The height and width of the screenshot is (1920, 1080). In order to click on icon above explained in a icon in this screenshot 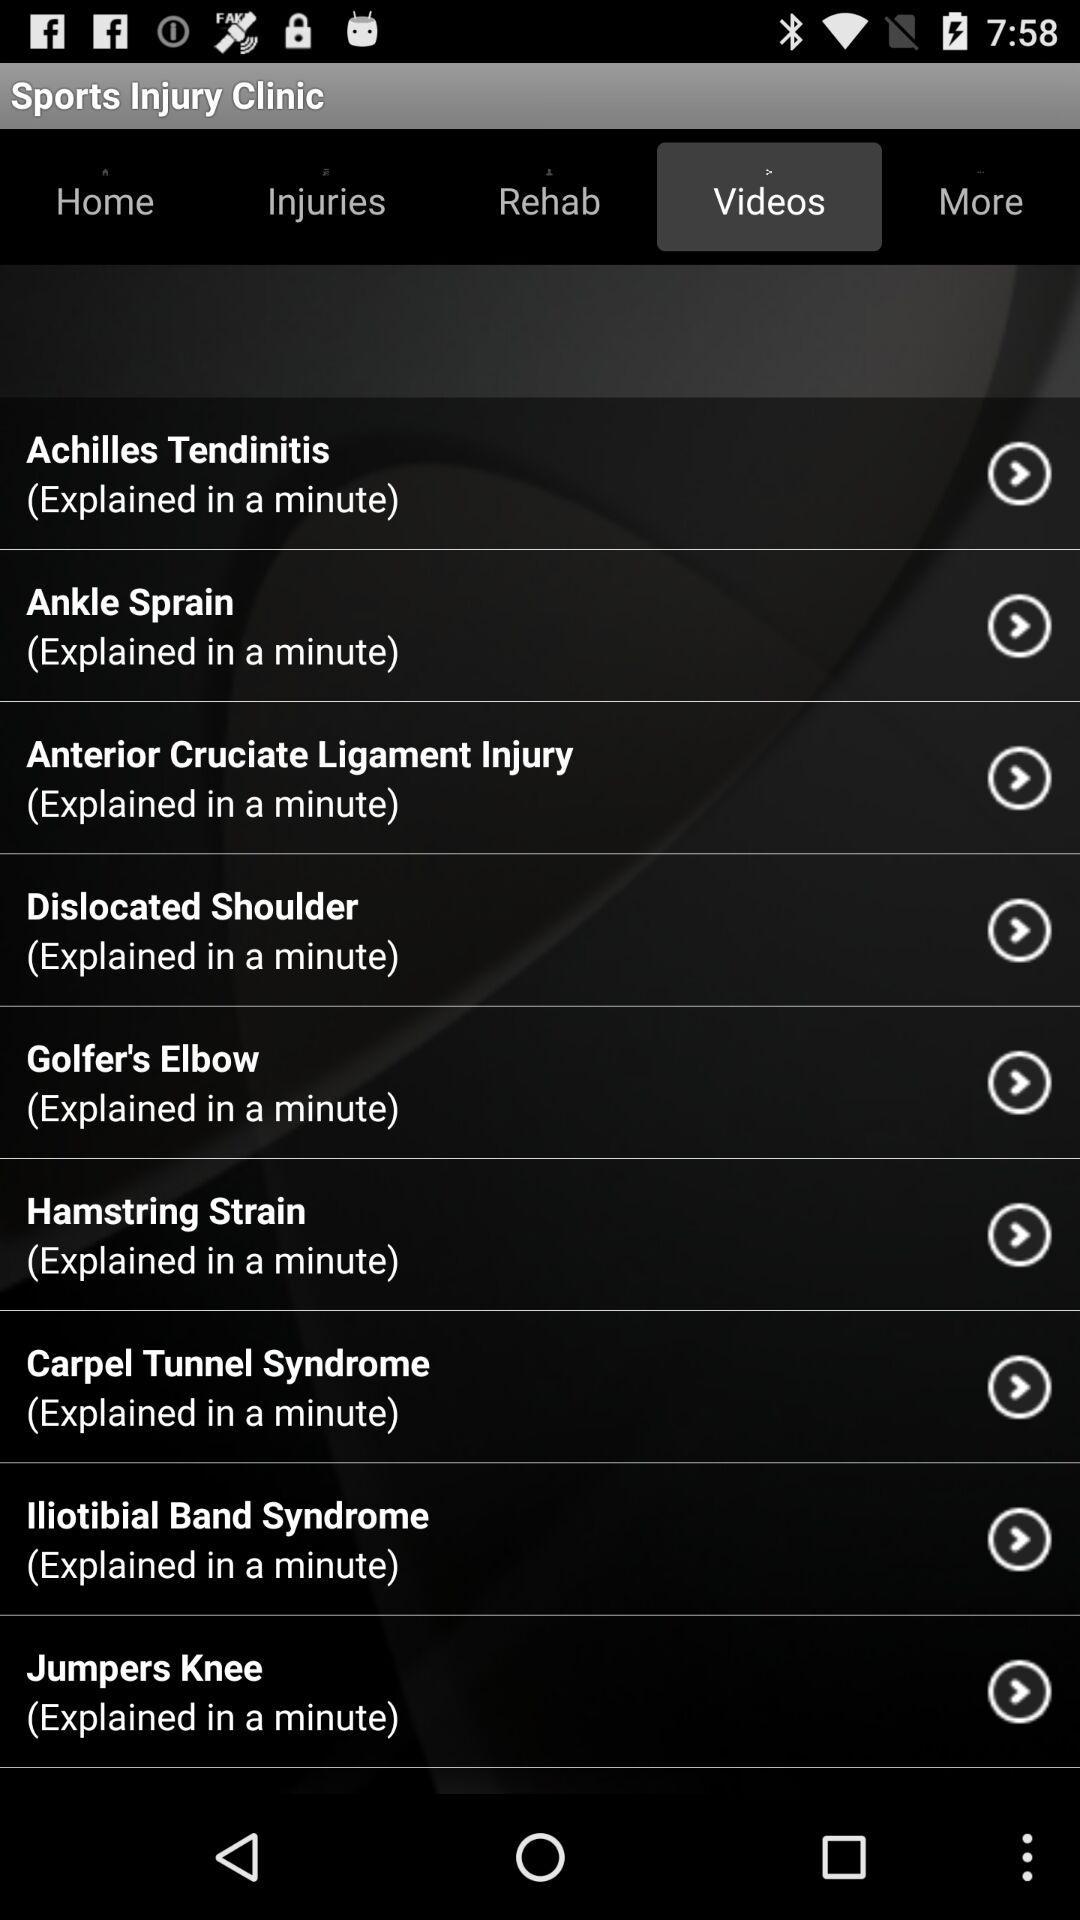, I will do `click(141, 1056)`.